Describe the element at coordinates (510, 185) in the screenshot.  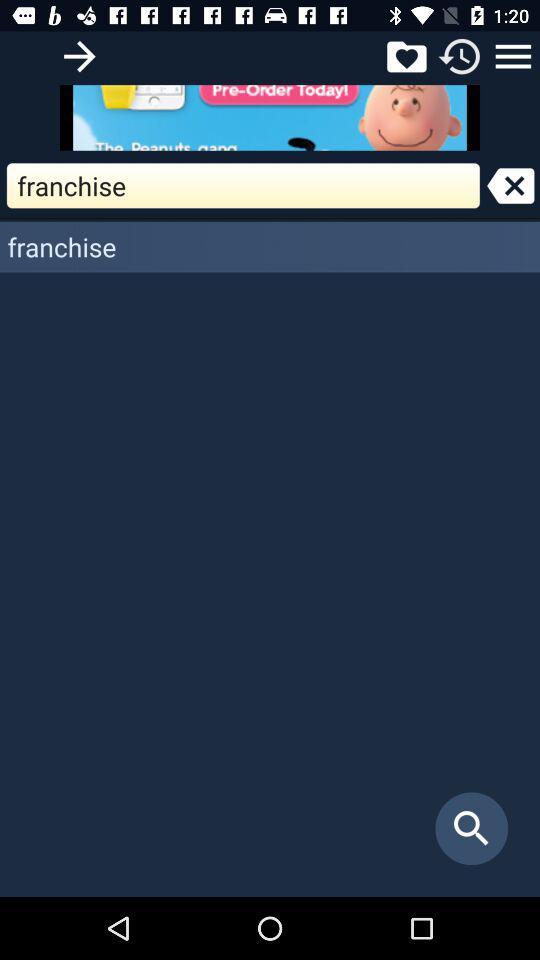
I see `backspace arrow` at that location.